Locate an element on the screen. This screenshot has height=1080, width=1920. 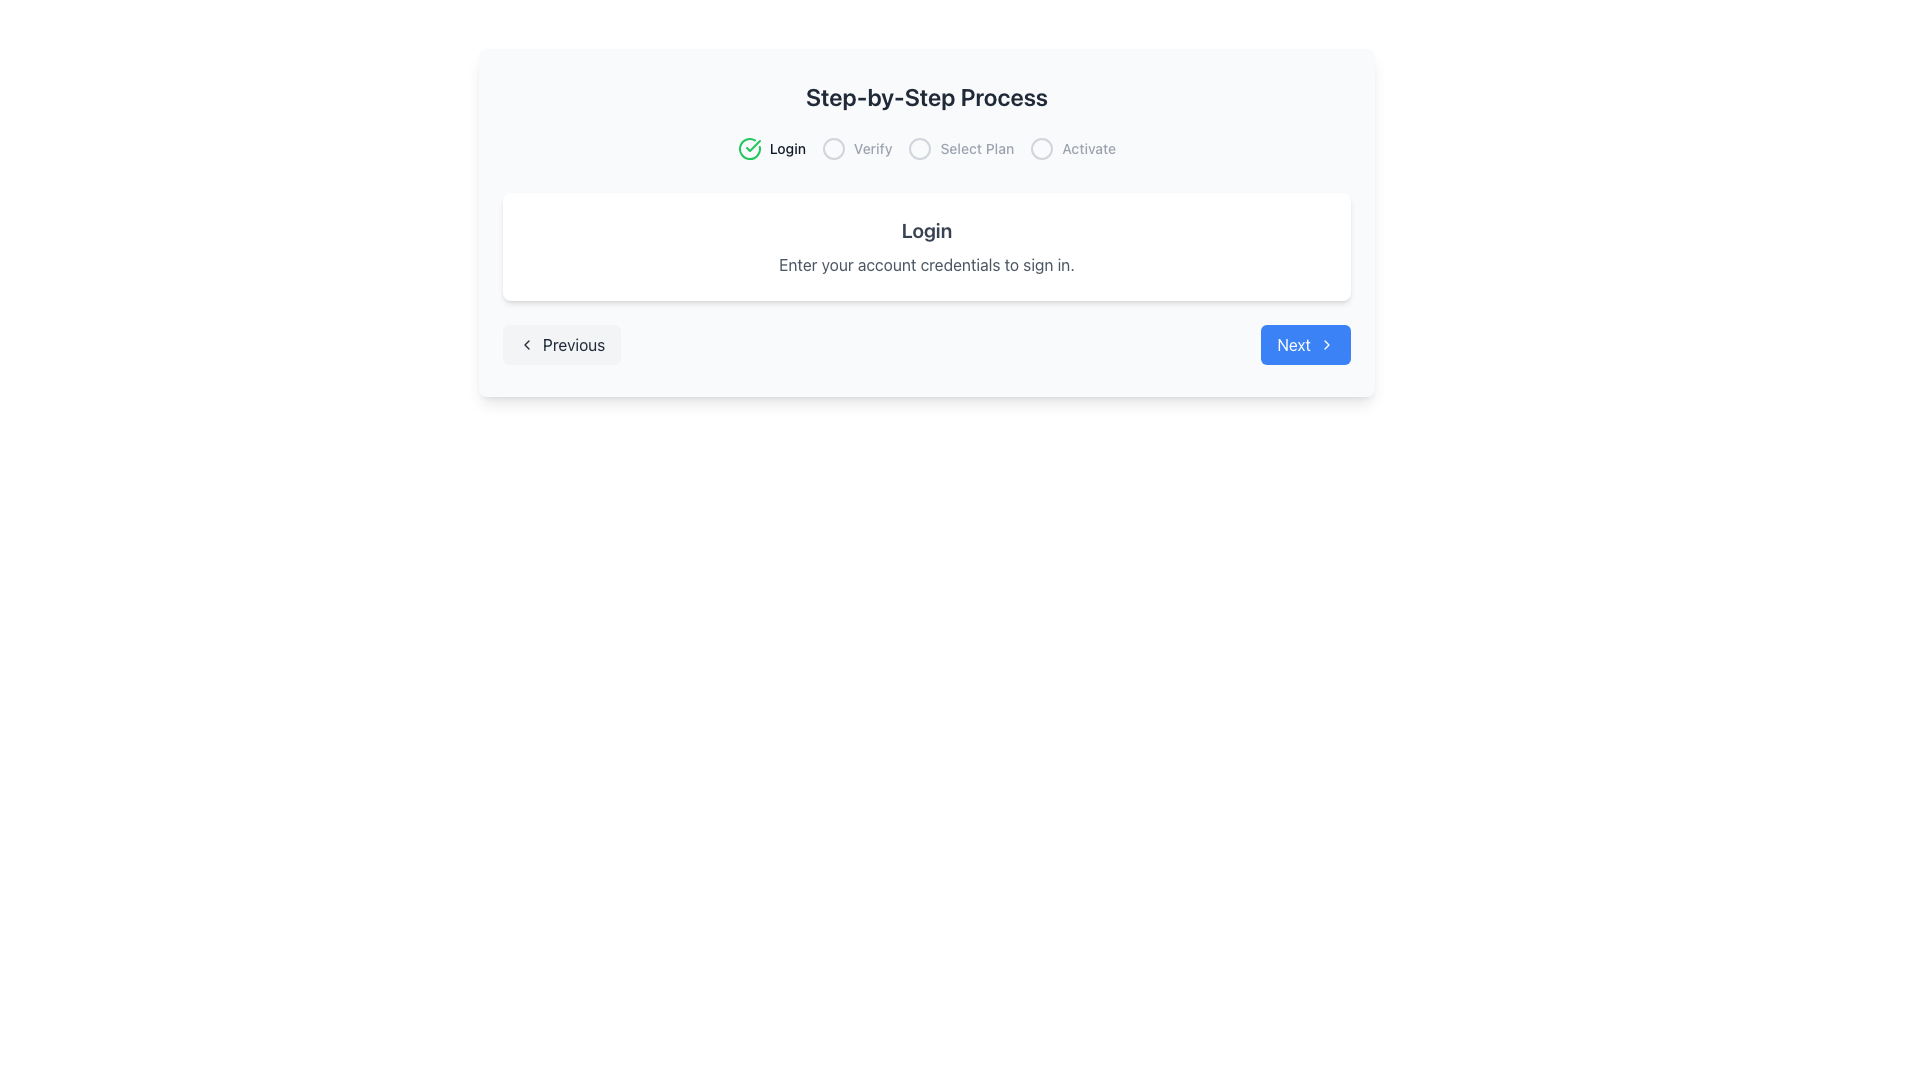
the Progress indicator for the 'Activate' step is located at coordinates (1072, 148).